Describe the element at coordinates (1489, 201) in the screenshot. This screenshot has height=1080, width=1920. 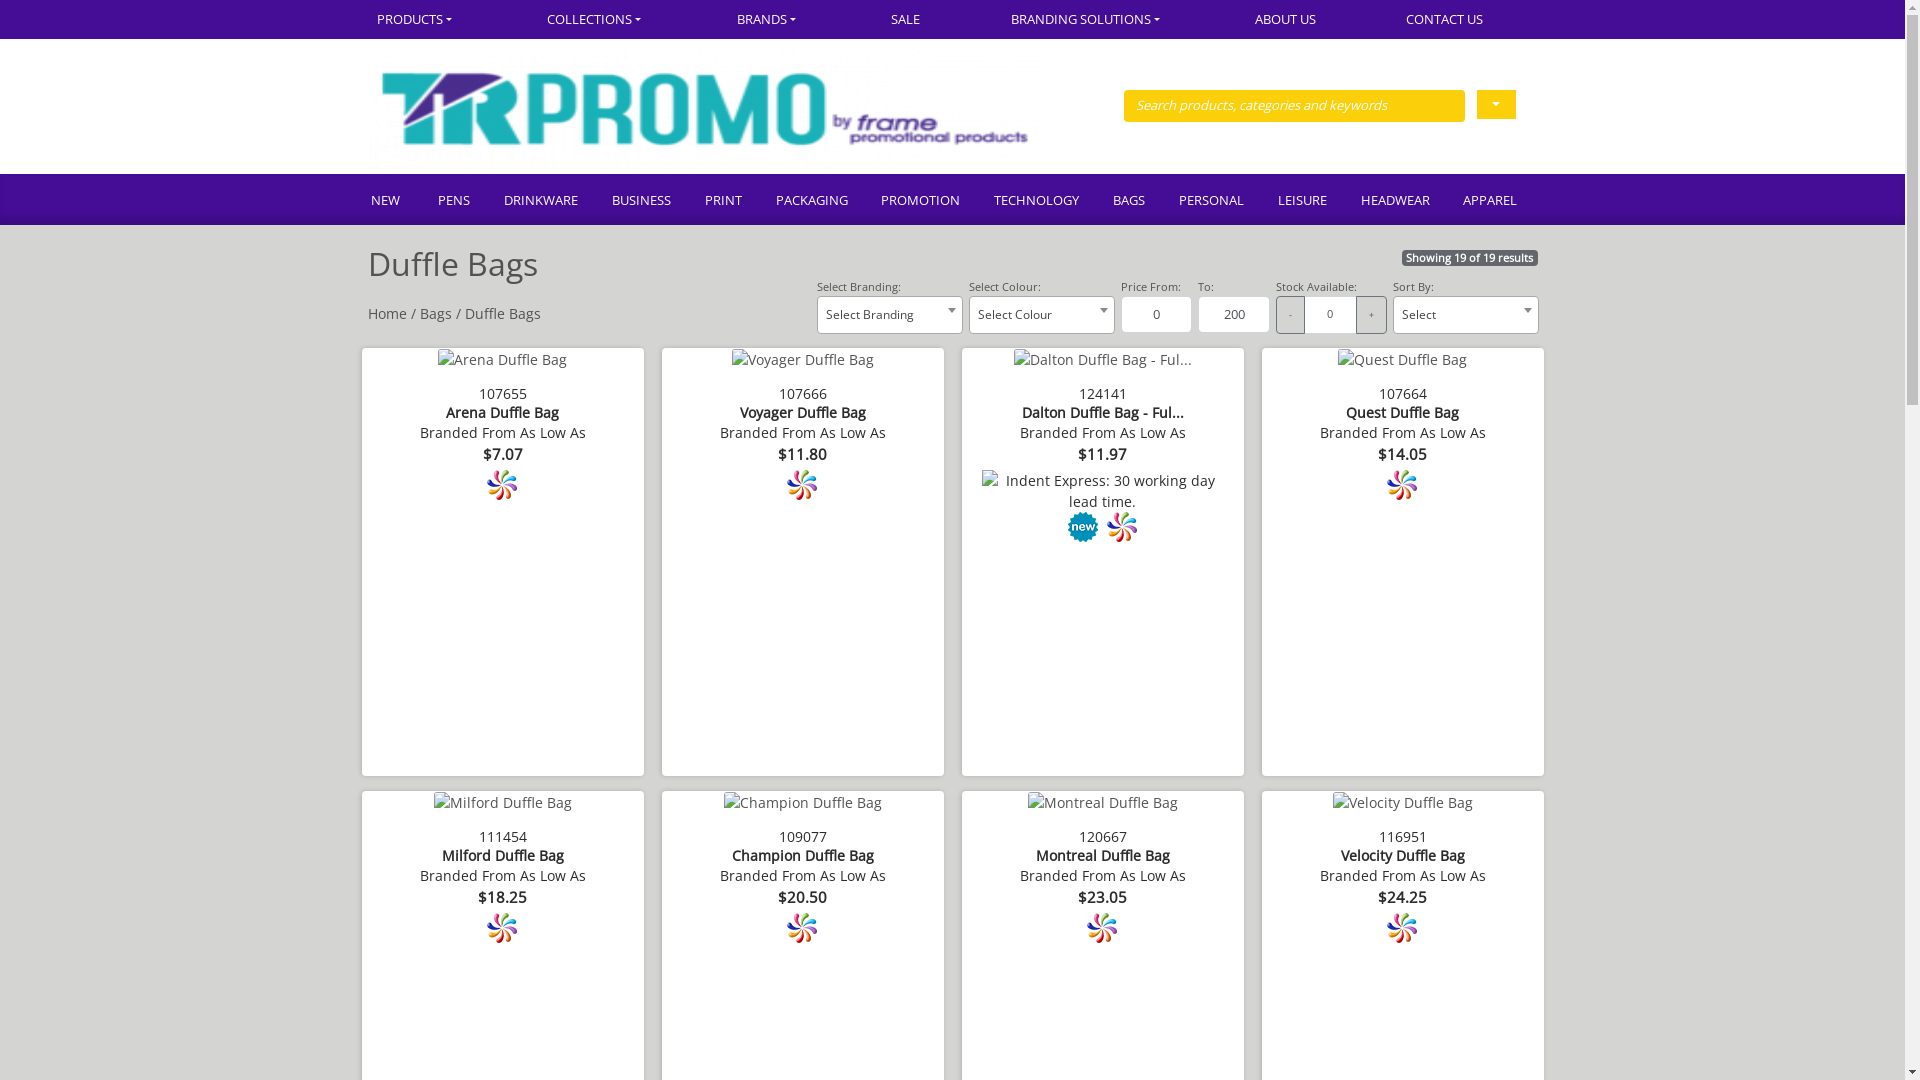
I see `'APPAREL'` at that location.